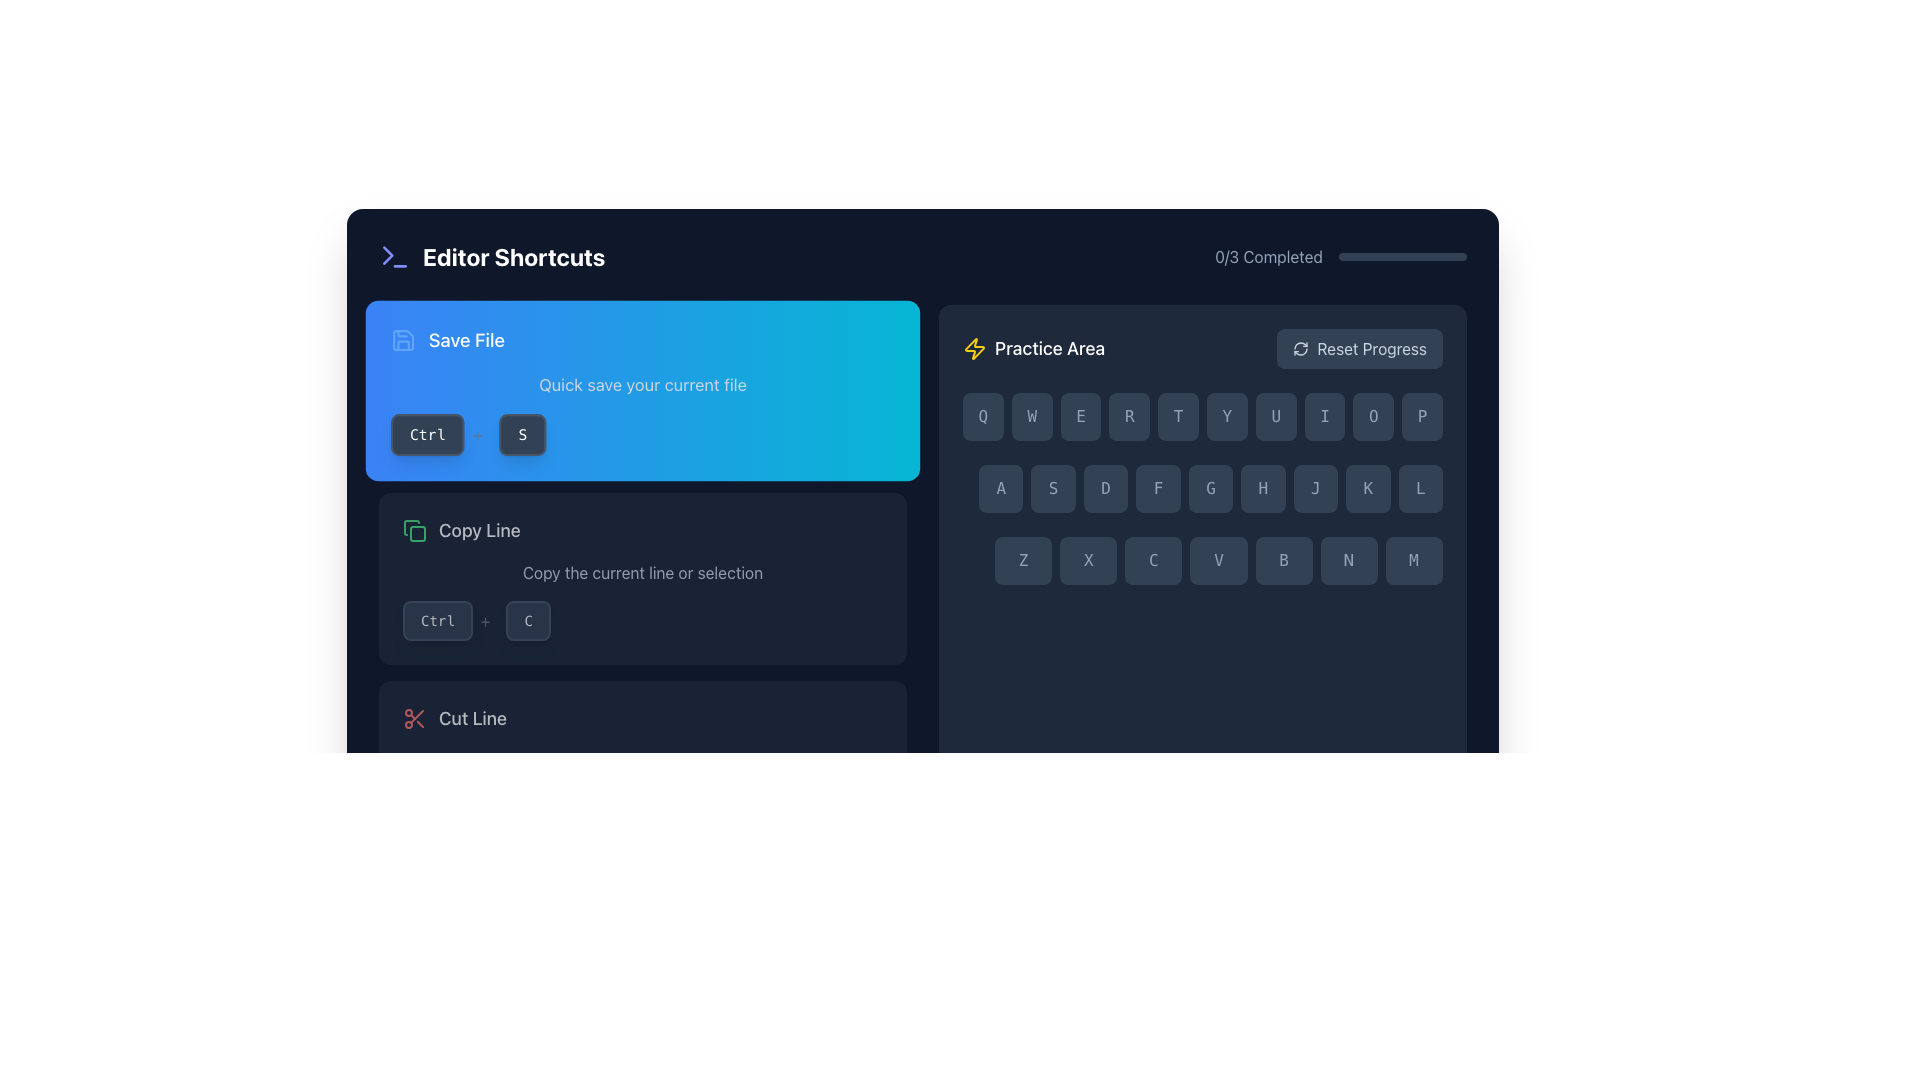  Describe the element at coordinates (454, 717) in the screenshot. I see `the 'Cut Line' interactive guide element, which features a scissors icon outlined in red followed by the text 'Cut Line' in white font, located at the bottom-left of the main column` at that location.